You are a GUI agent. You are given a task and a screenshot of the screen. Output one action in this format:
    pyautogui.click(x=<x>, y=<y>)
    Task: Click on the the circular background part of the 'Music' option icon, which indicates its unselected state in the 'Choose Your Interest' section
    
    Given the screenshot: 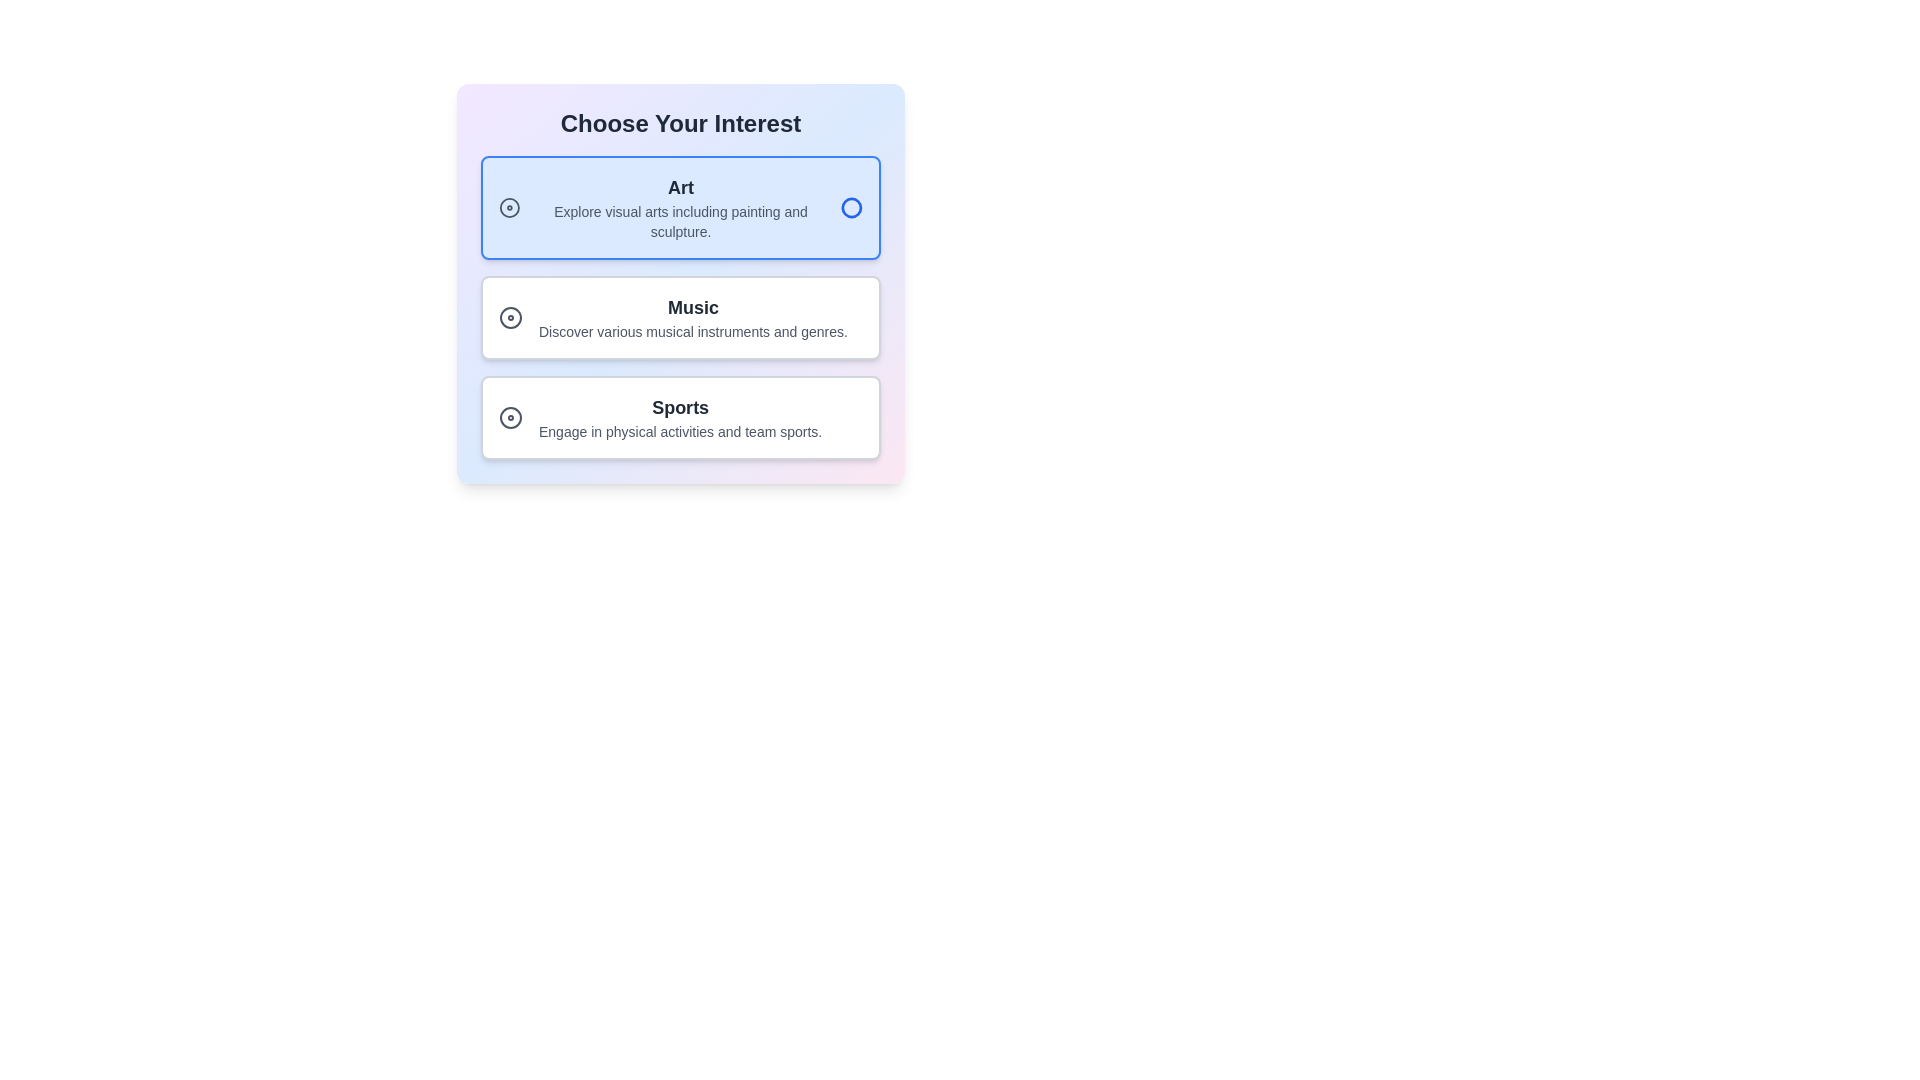 What is the action you would take?
    pyautogui.click(x=510, y=316)
    